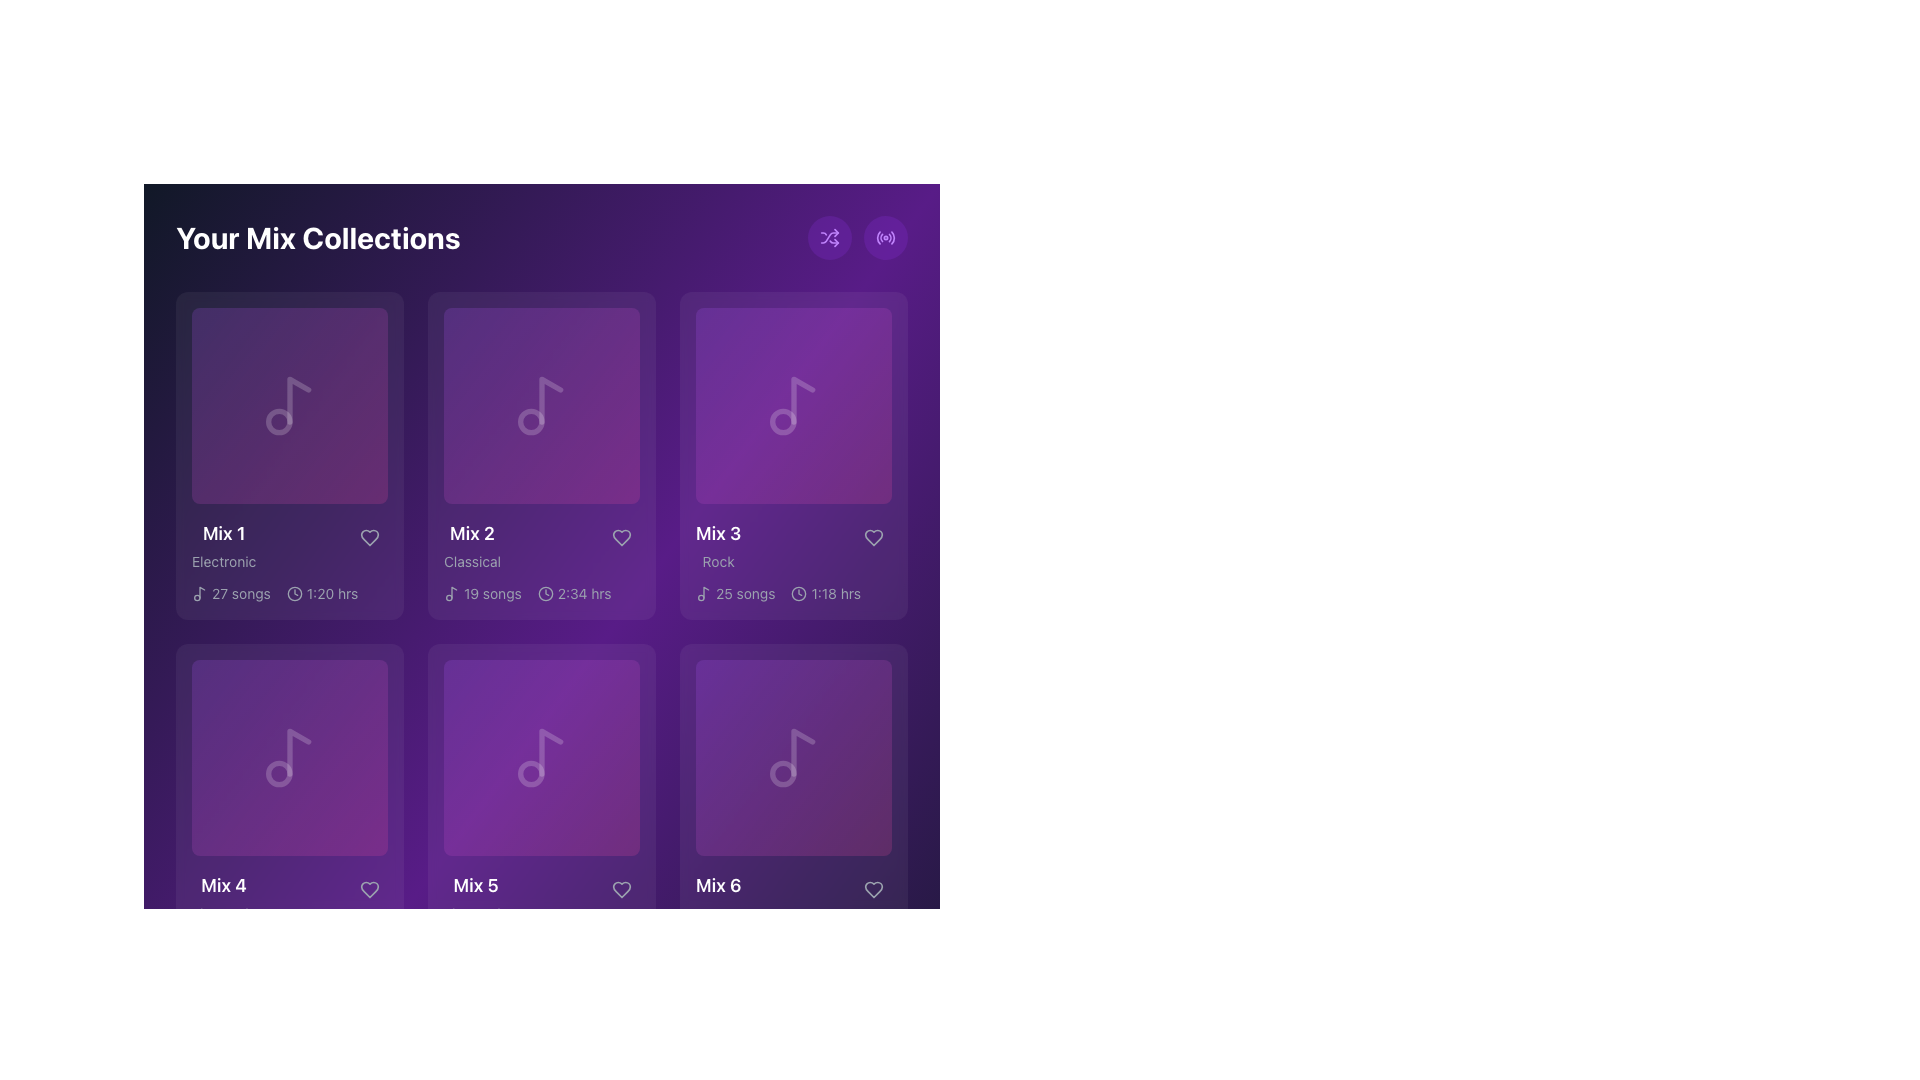 The image size is (1920, 1080). I want to click on the 'Mix 2' text label that is associated with the 'Classical' category, which is located in the top row of the grid, so click(471, 546).